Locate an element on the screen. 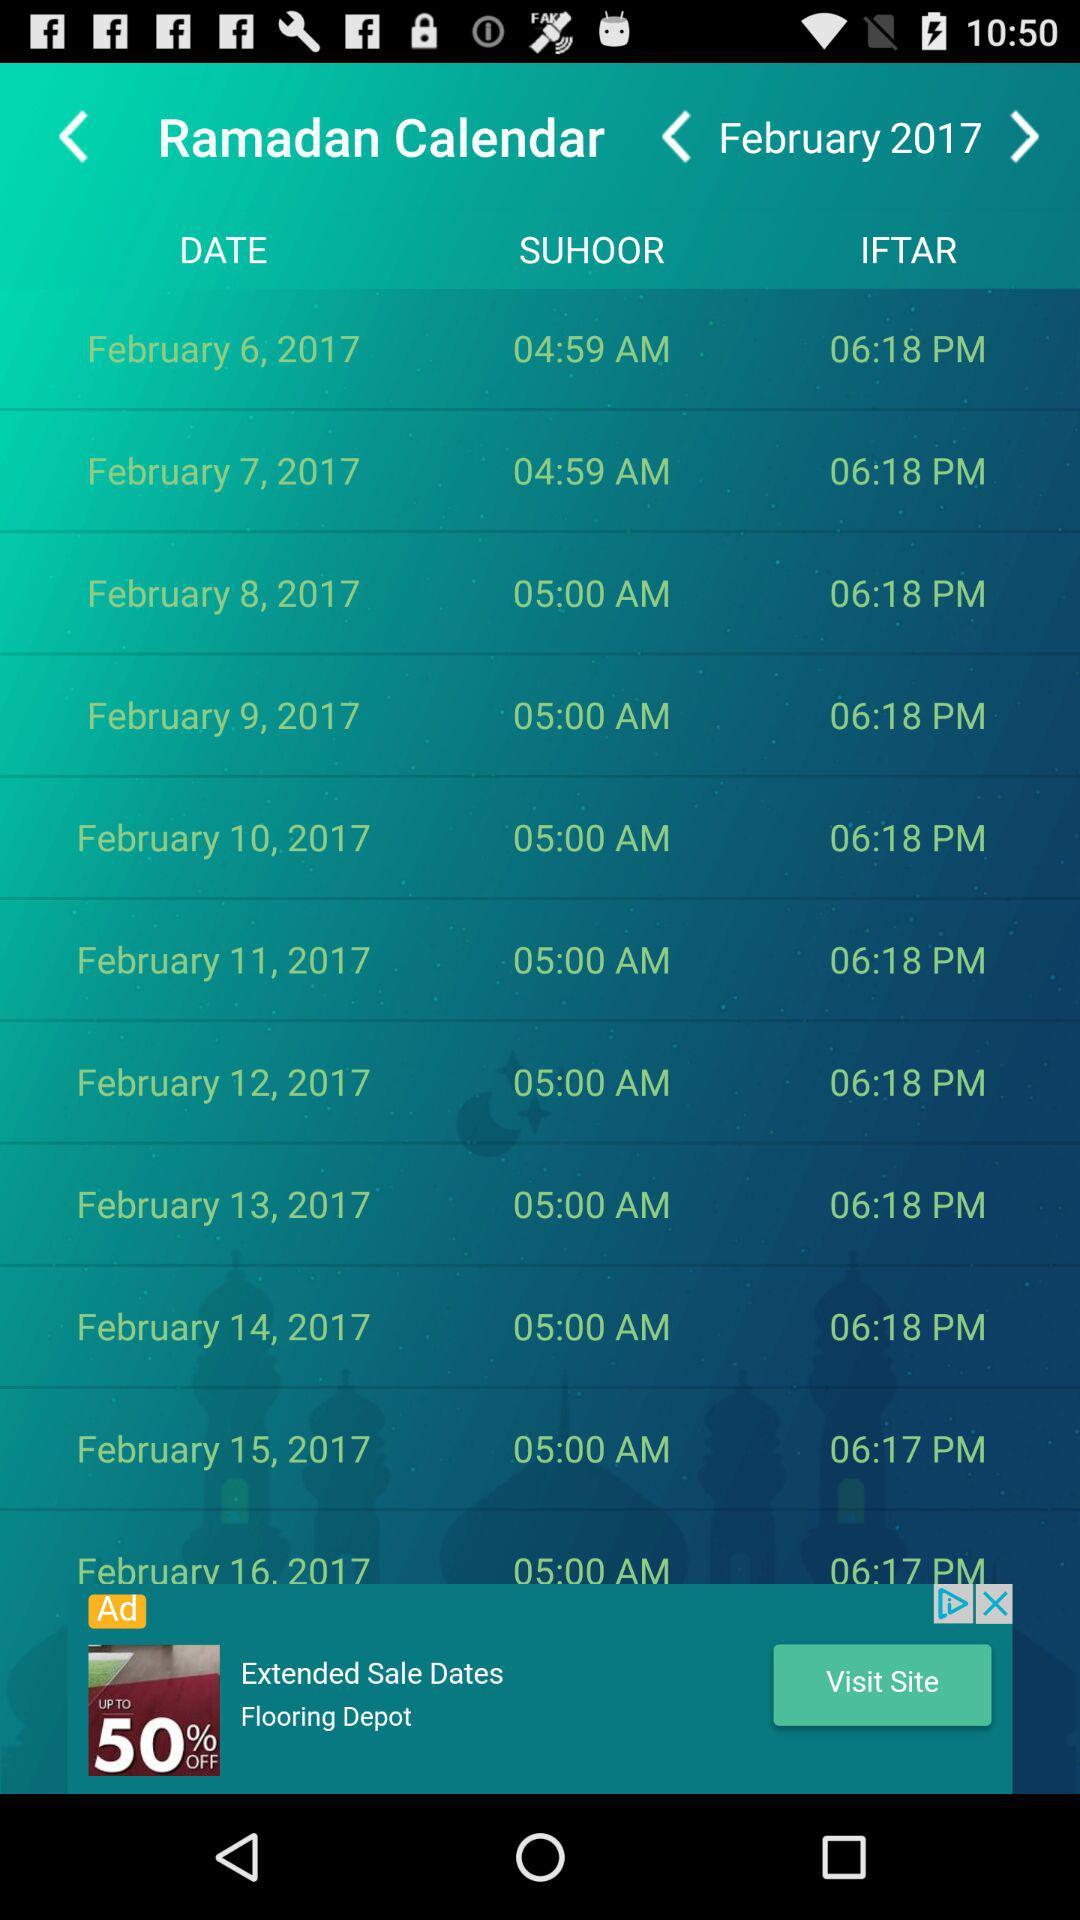 This screenshot has height=1920, width=1080. change month is located at coordinates (1024, 135).